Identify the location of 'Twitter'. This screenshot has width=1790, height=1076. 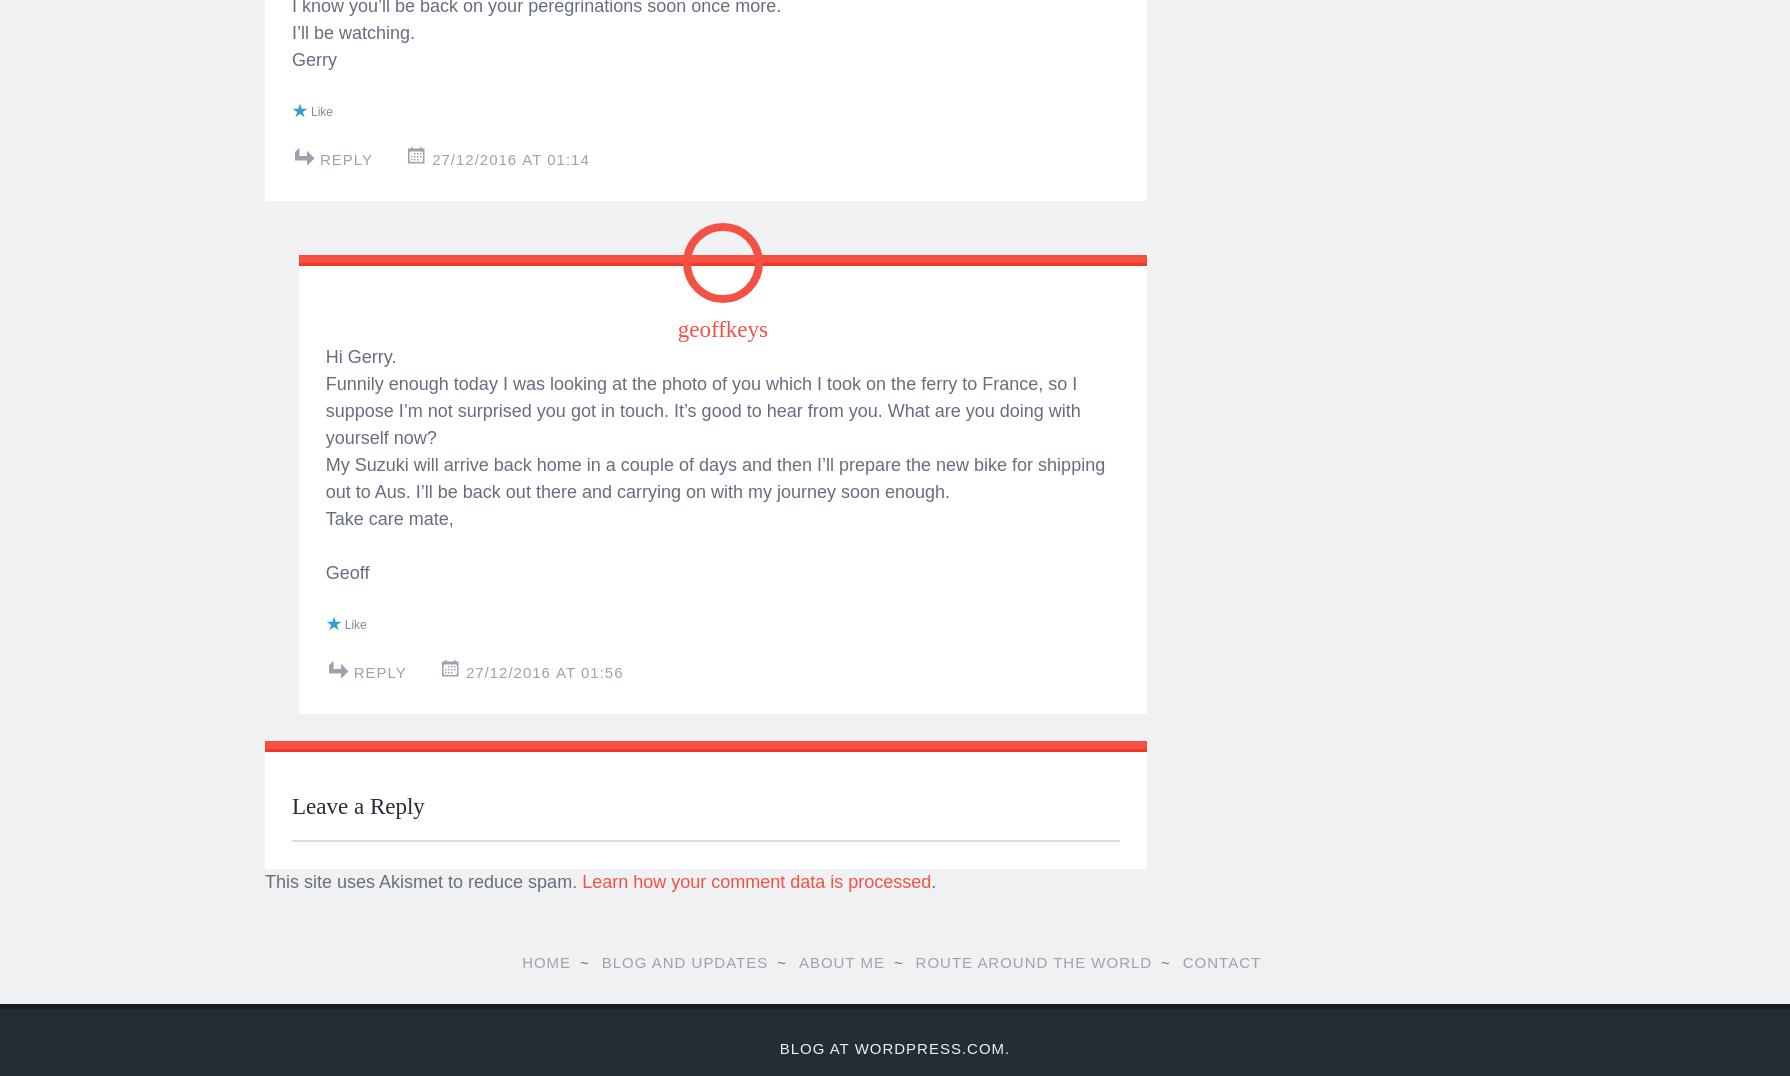
(346, 82).